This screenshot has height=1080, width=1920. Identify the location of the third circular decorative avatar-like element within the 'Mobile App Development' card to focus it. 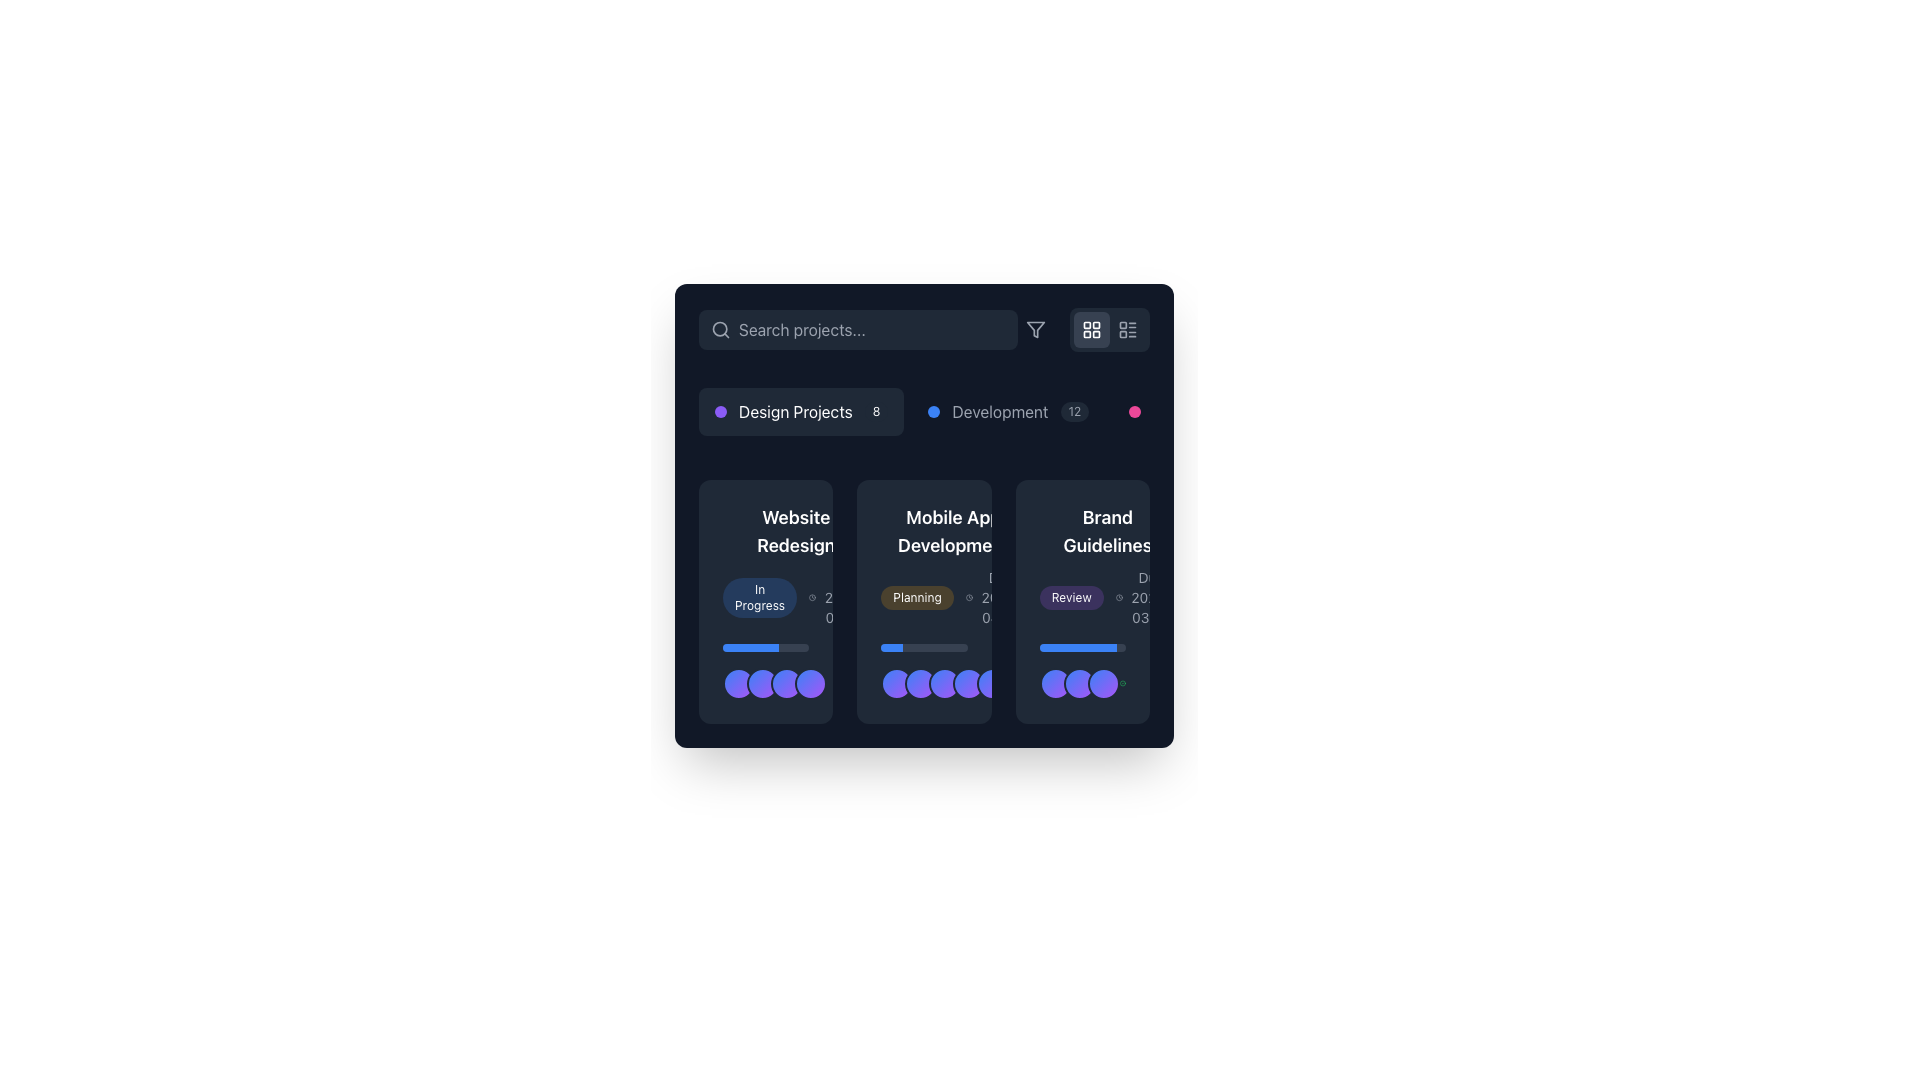
(923, 682).